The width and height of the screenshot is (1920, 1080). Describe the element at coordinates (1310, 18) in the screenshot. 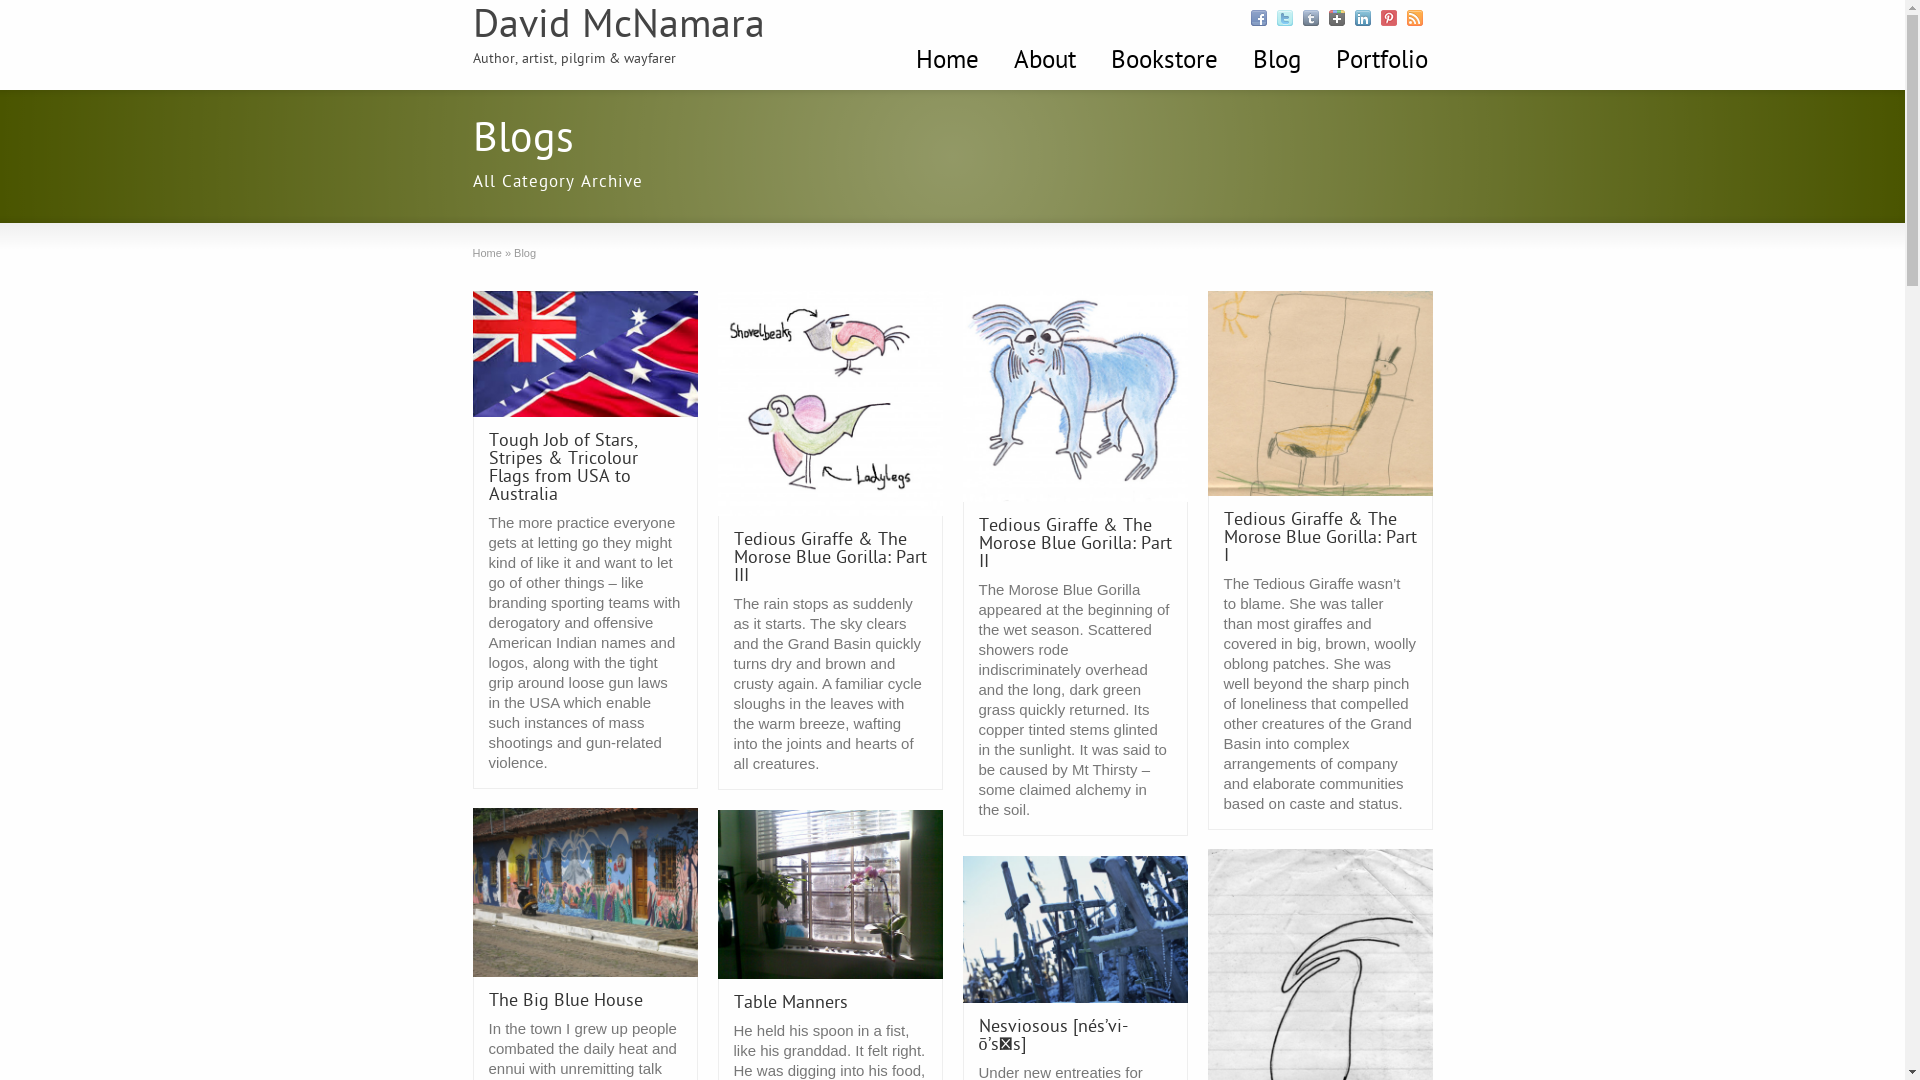

I see `'Follow Me Tumblr'` at that location.